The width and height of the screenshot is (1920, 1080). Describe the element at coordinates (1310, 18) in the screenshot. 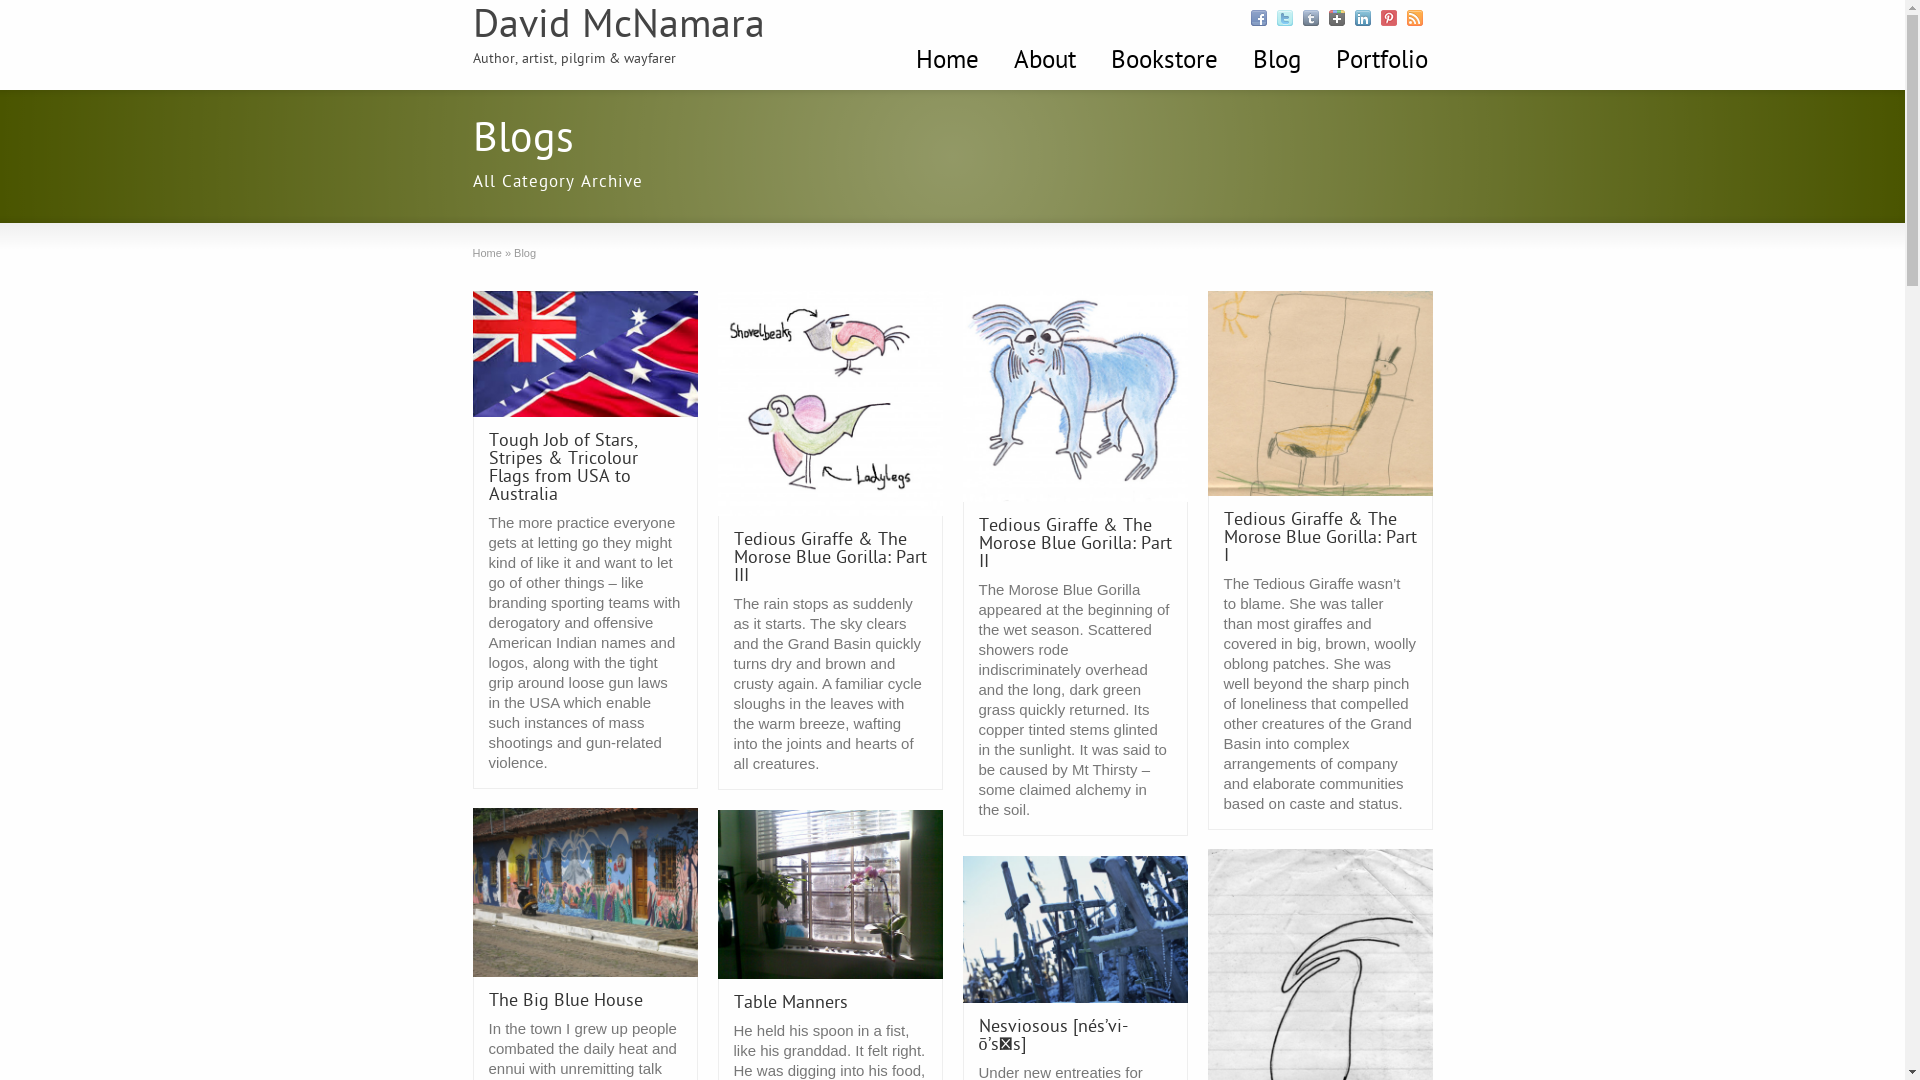

I see `'Follow Me Tumblr'` at that location.